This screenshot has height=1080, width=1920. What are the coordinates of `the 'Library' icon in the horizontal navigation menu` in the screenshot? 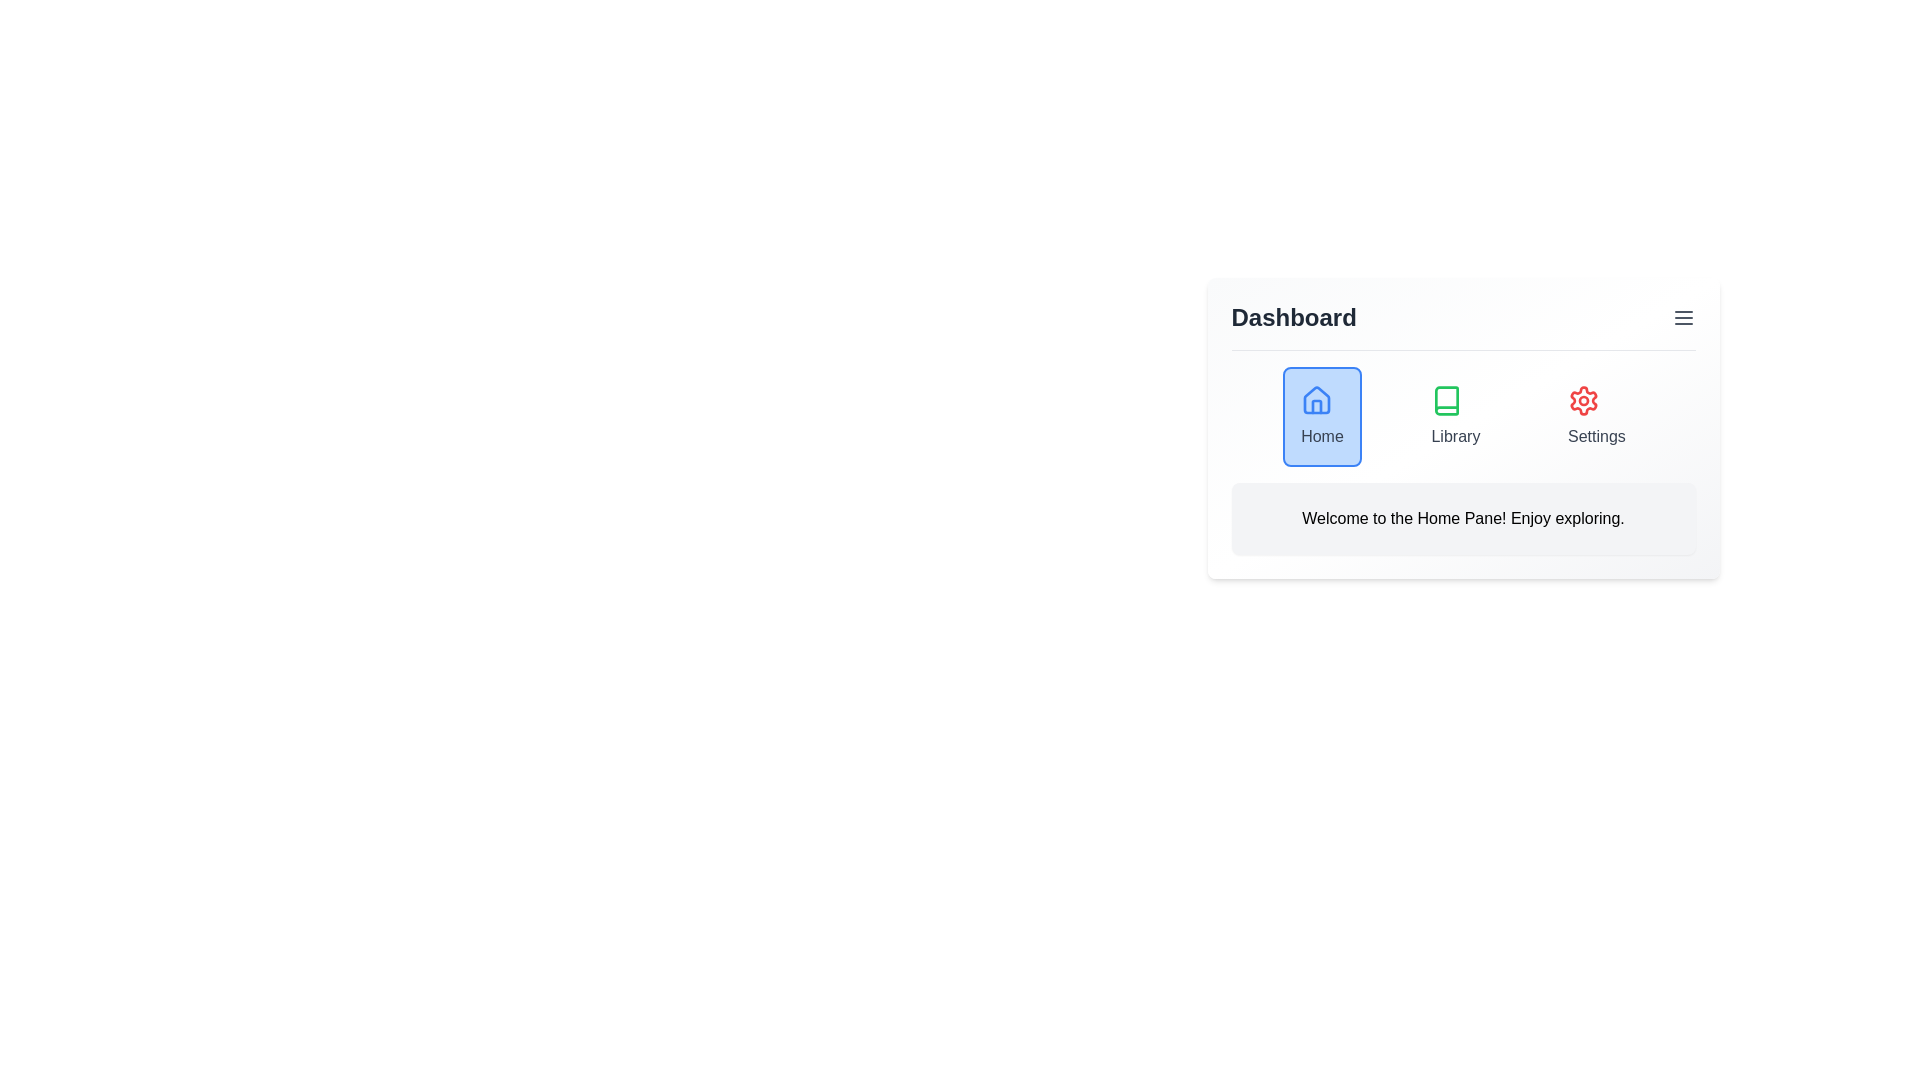 It's located at (1447, 401).